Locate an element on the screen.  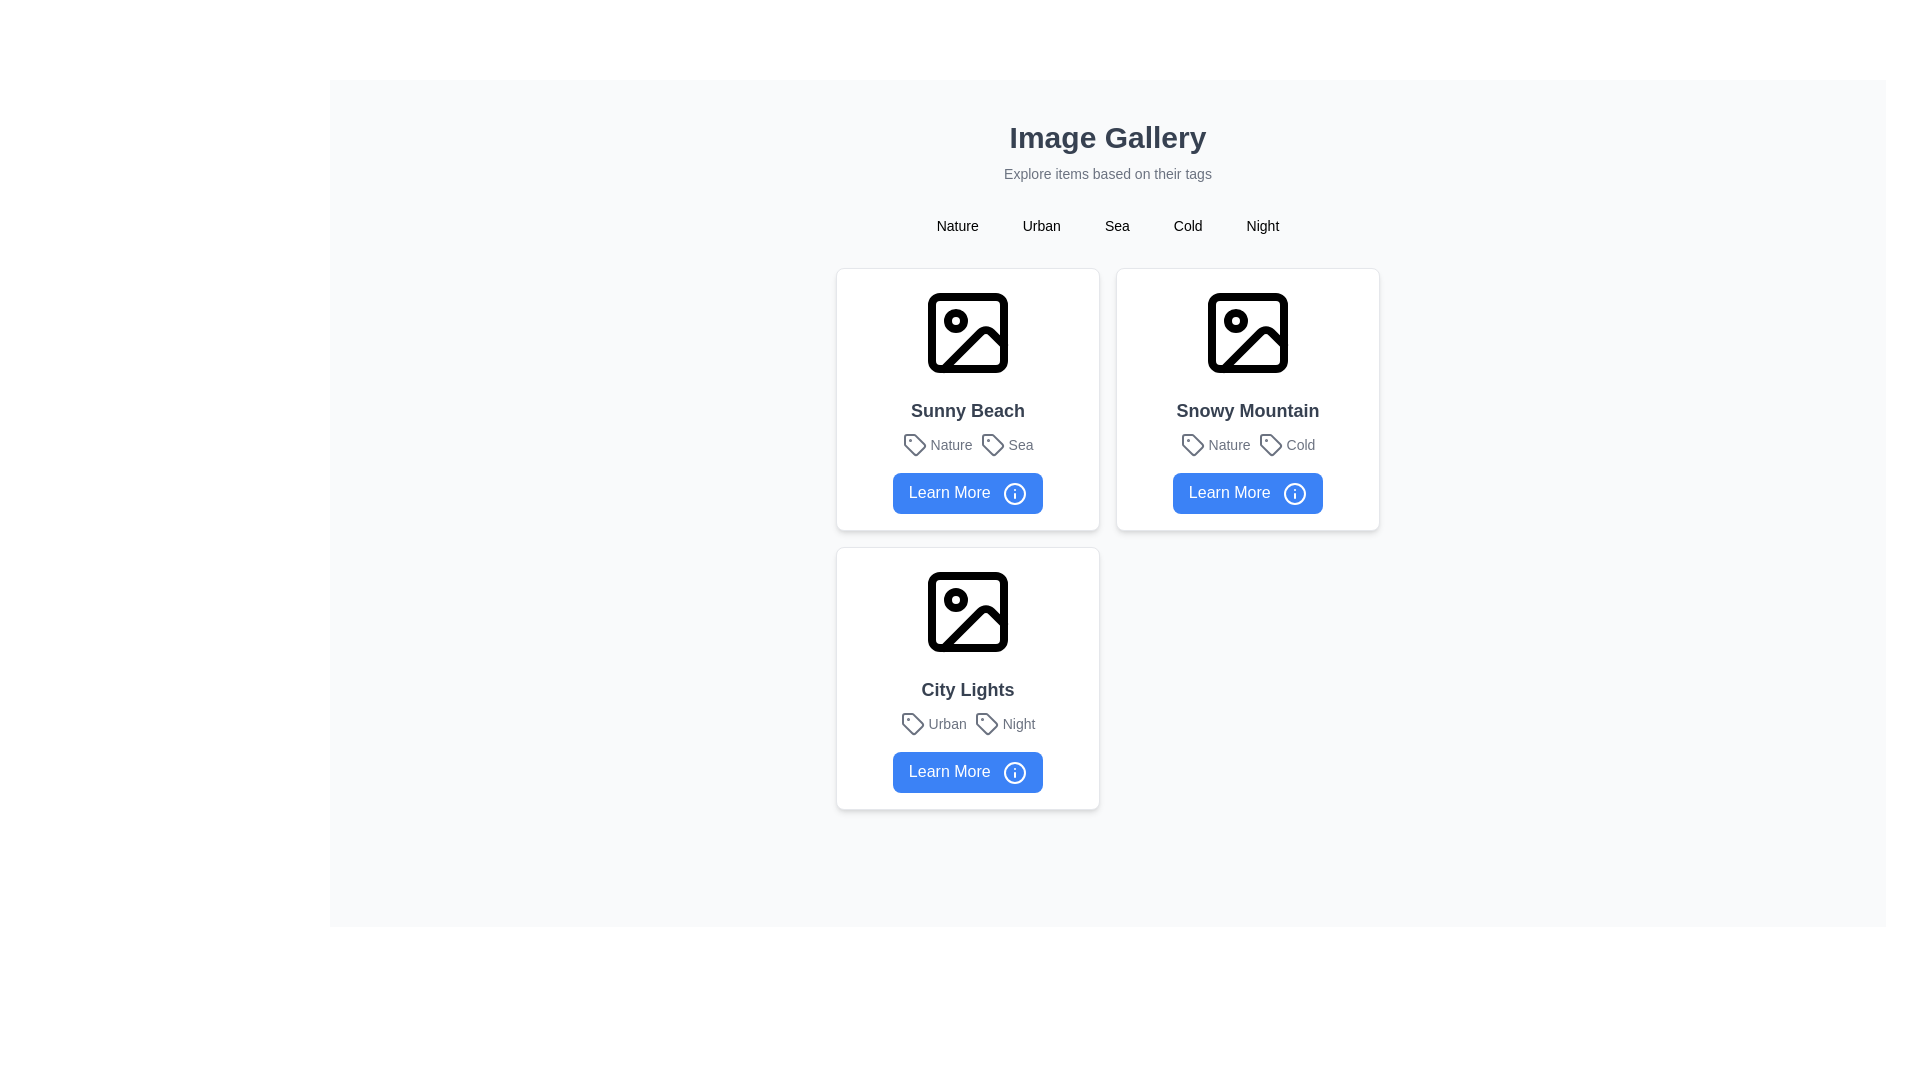
the pictorial icon representing the 'Snowy Mountain' card, which is located at the top-center of the card is located at coordinates (1247, 331).